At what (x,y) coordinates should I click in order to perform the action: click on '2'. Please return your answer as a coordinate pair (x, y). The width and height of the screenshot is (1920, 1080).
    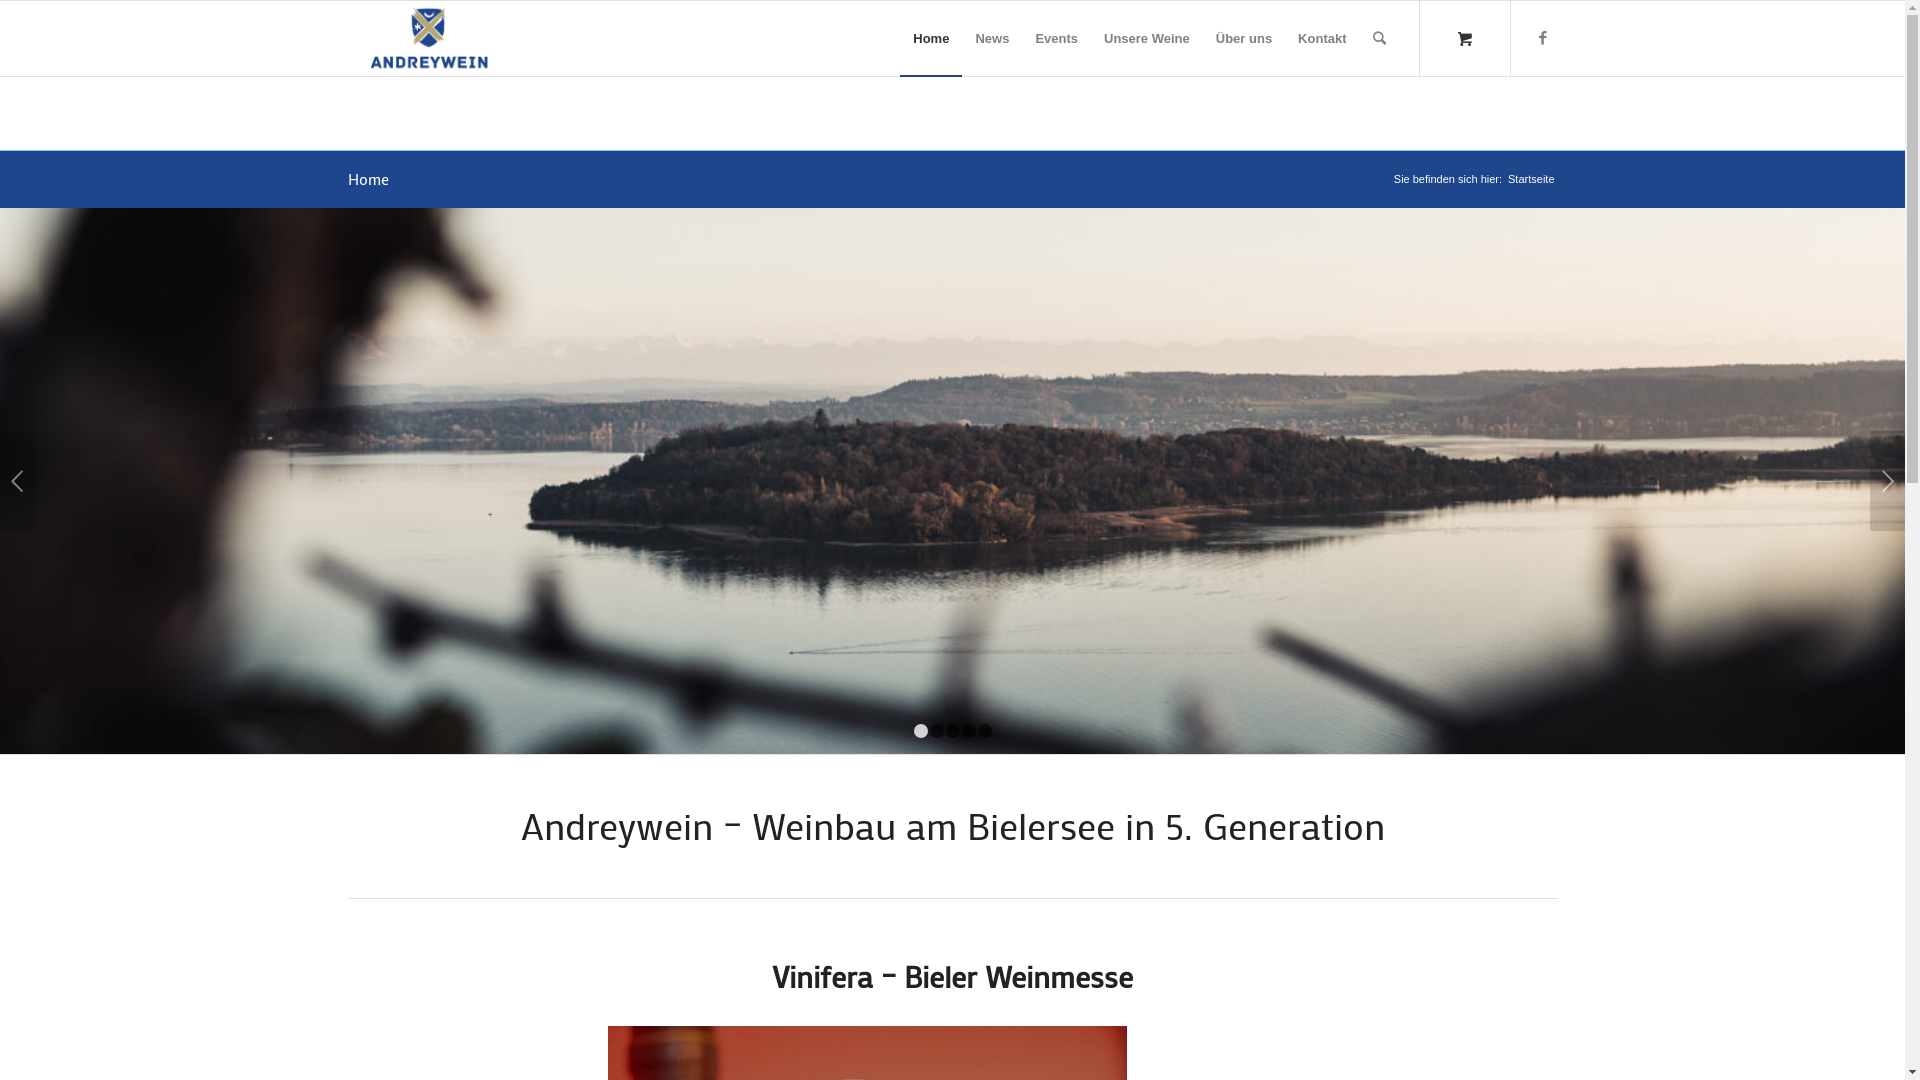
    Looking at the image, I should click on (935, 731).